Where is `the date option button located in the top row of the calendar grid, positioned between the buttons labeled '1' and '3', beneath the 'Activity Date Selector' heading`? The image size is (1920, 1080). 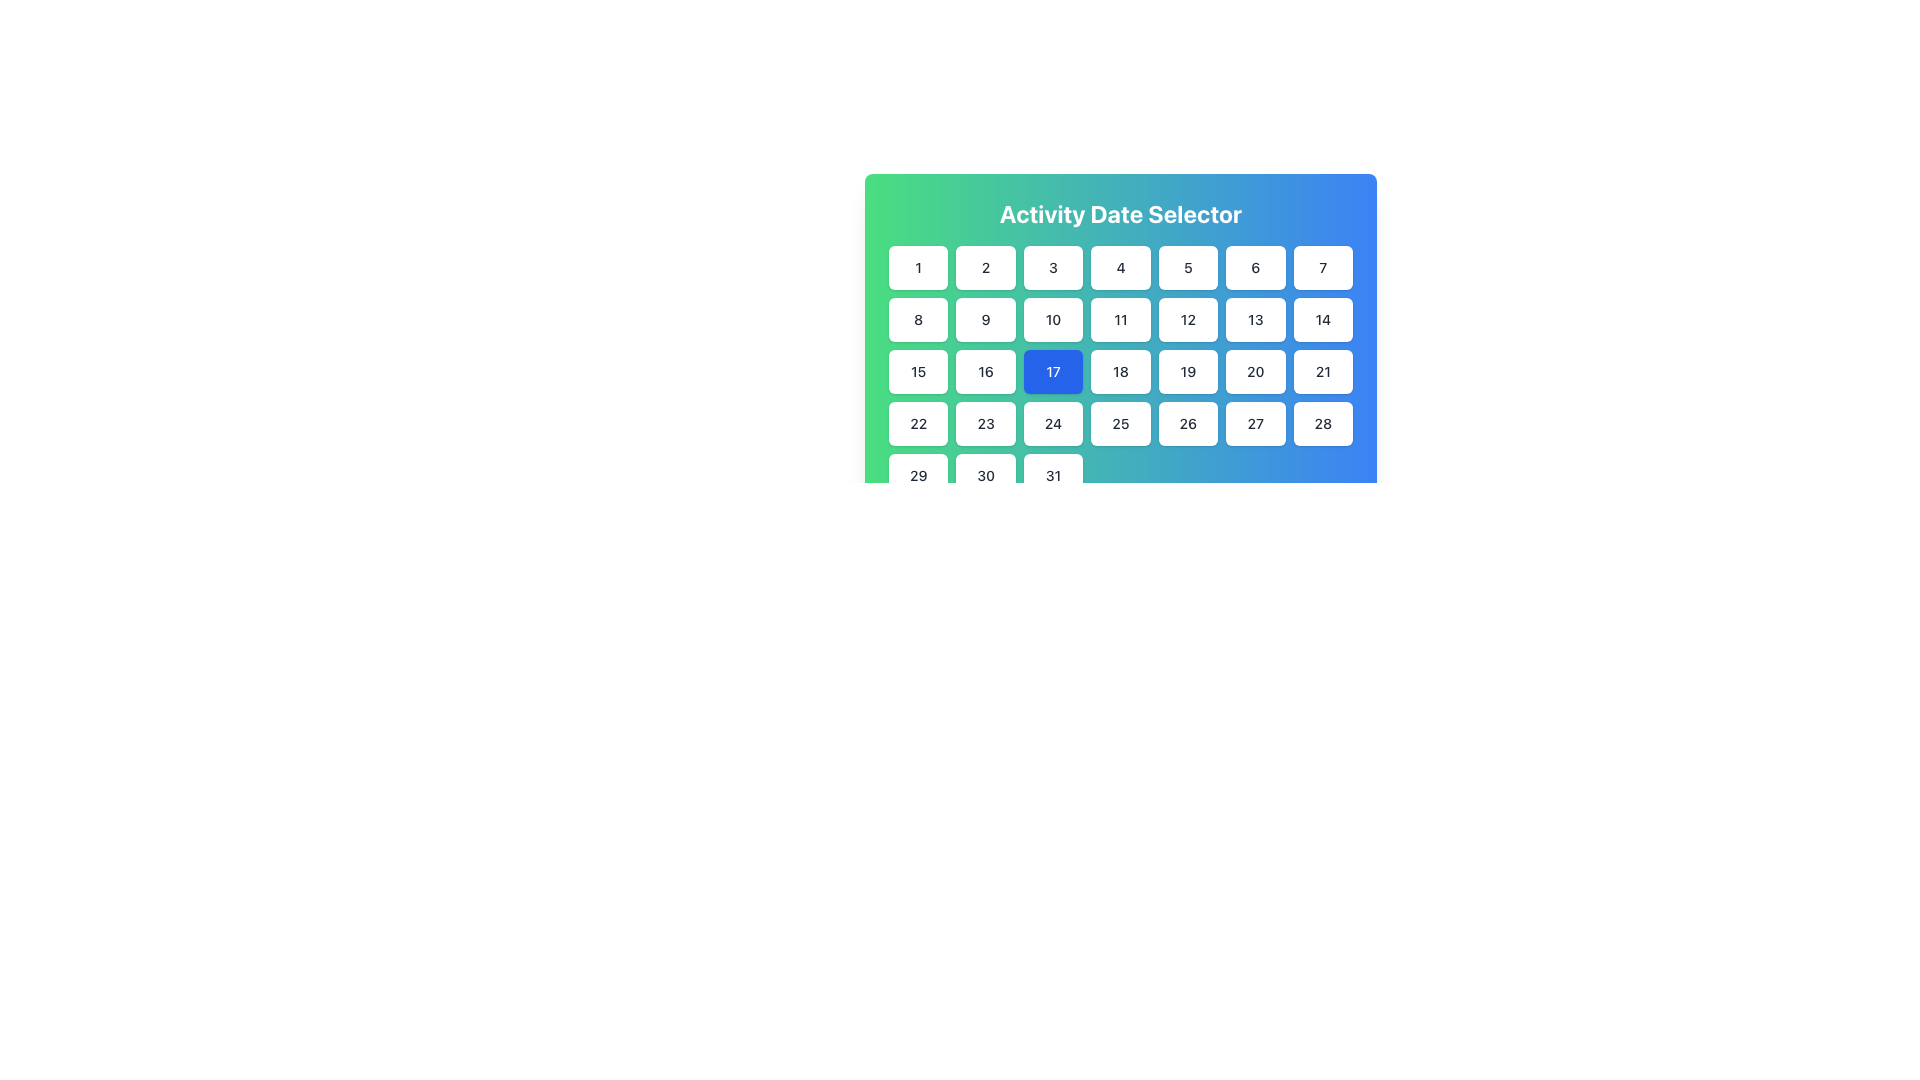 the date option button located in the top row of the calendar grid, positioned between the buttons labeled '1' and '3', beneath the 'Activity Date Selector' heading is located at coordinates (986, 266).